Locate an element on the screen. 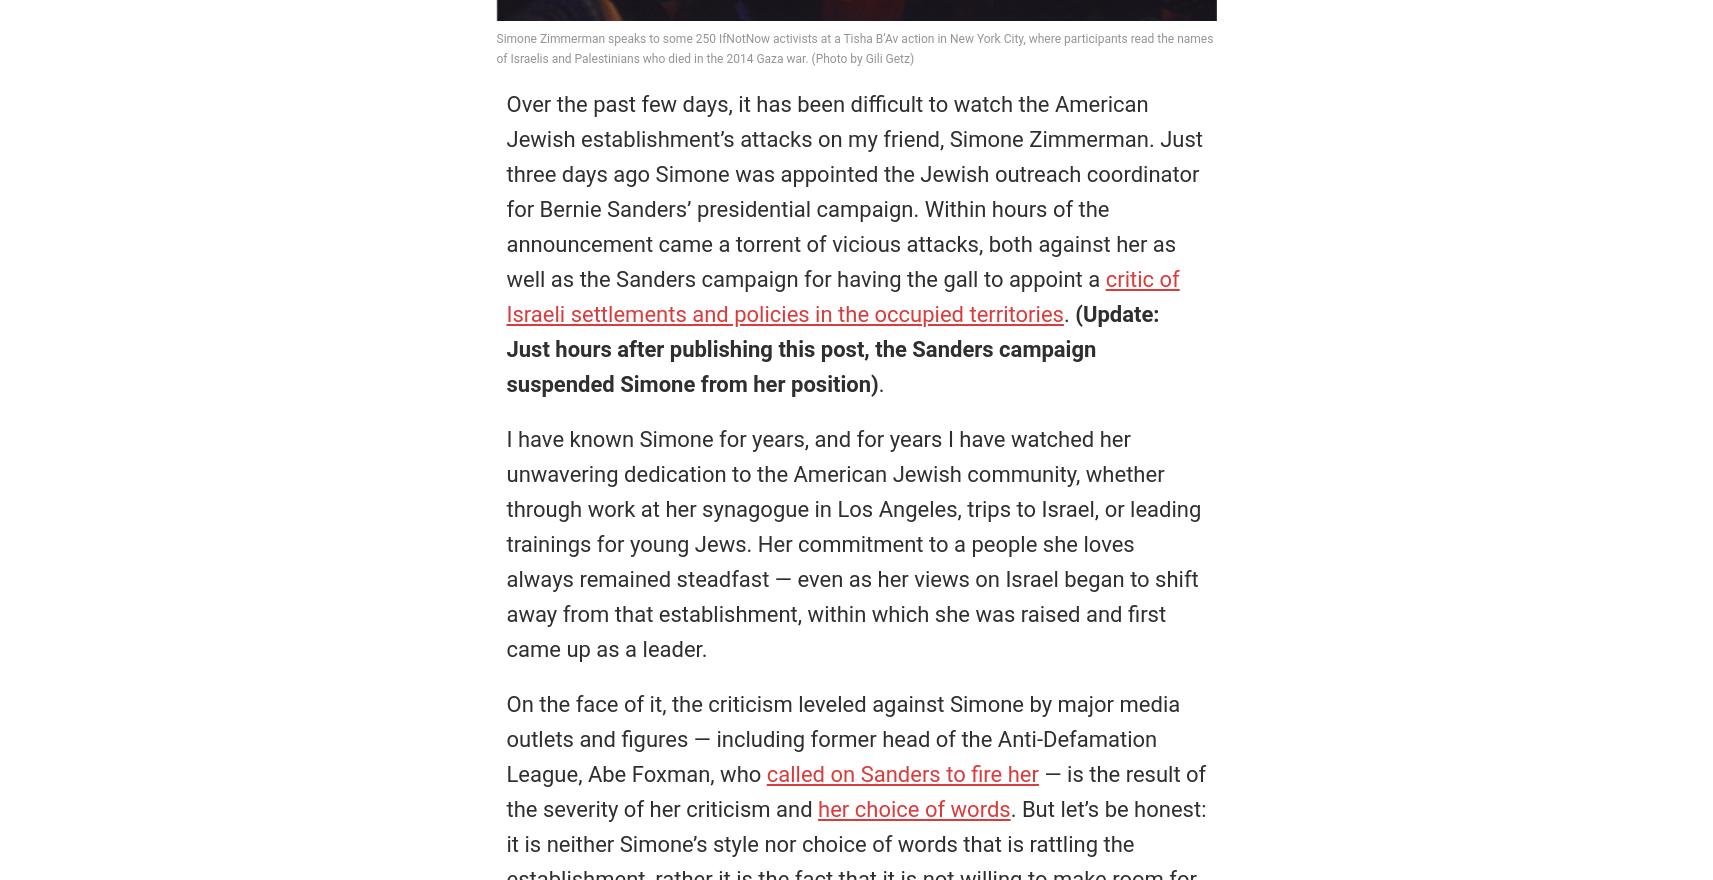 The width and height of the screenshot is (1713, 880). 'I have known Simone for years, and for years I have watched her unwavering dedication to the American Jewish community, whether through work at her synagogue in Los Angeles, trips to Israel, or leading trainings for young Jews. Her commitment to a people she loves always remained steadfast — even as her views on Israel began to shift away from that establishment, within which she was raised and first came up as a leader.' is located at coordinates (852, 543).